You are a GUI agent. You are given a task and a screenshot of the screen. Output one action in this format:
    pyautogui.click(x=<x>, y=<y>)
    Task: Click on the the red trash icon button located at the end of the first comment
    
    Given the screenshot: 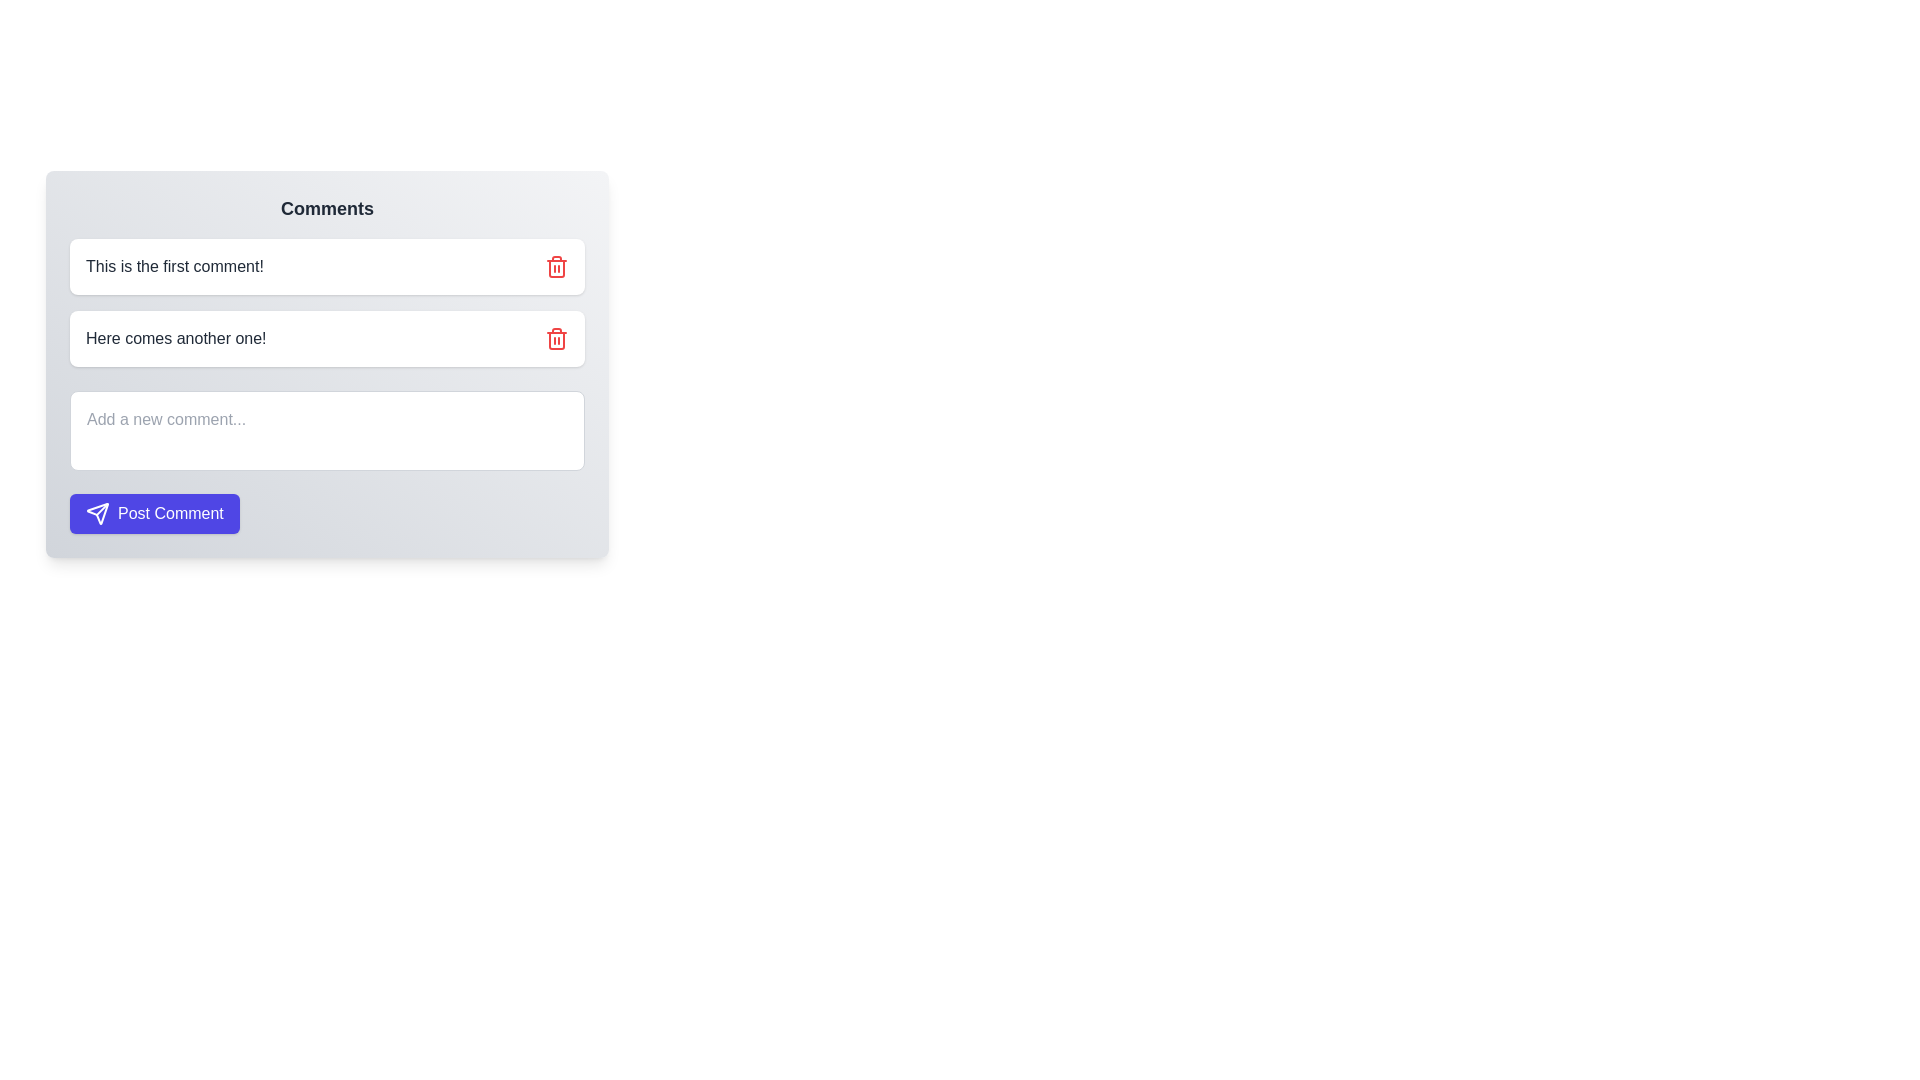 What is the action you would take?
    pyautogui.click(x=556, y=265)
    